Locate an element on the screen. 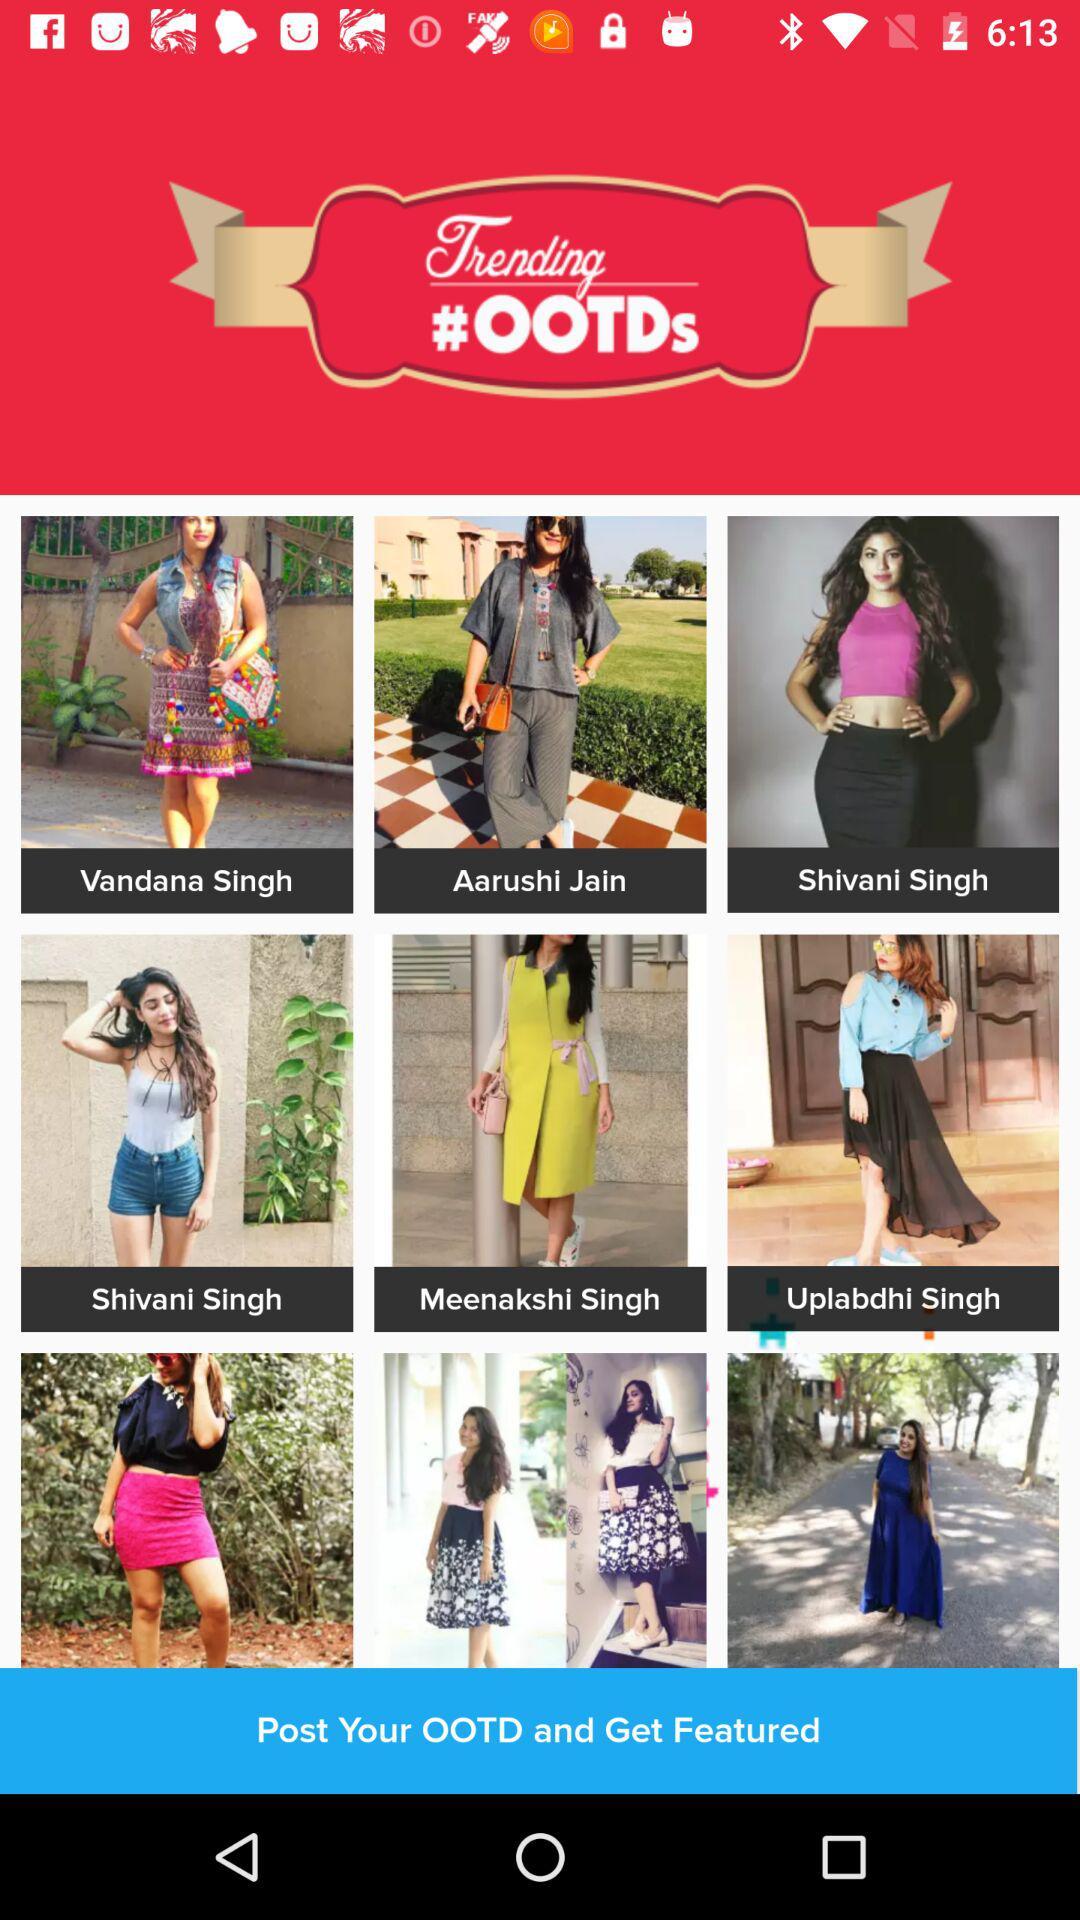 The image size is (1080, 1920). the image above uplabdhi singh on the page is located at coordinates (892, 1099).